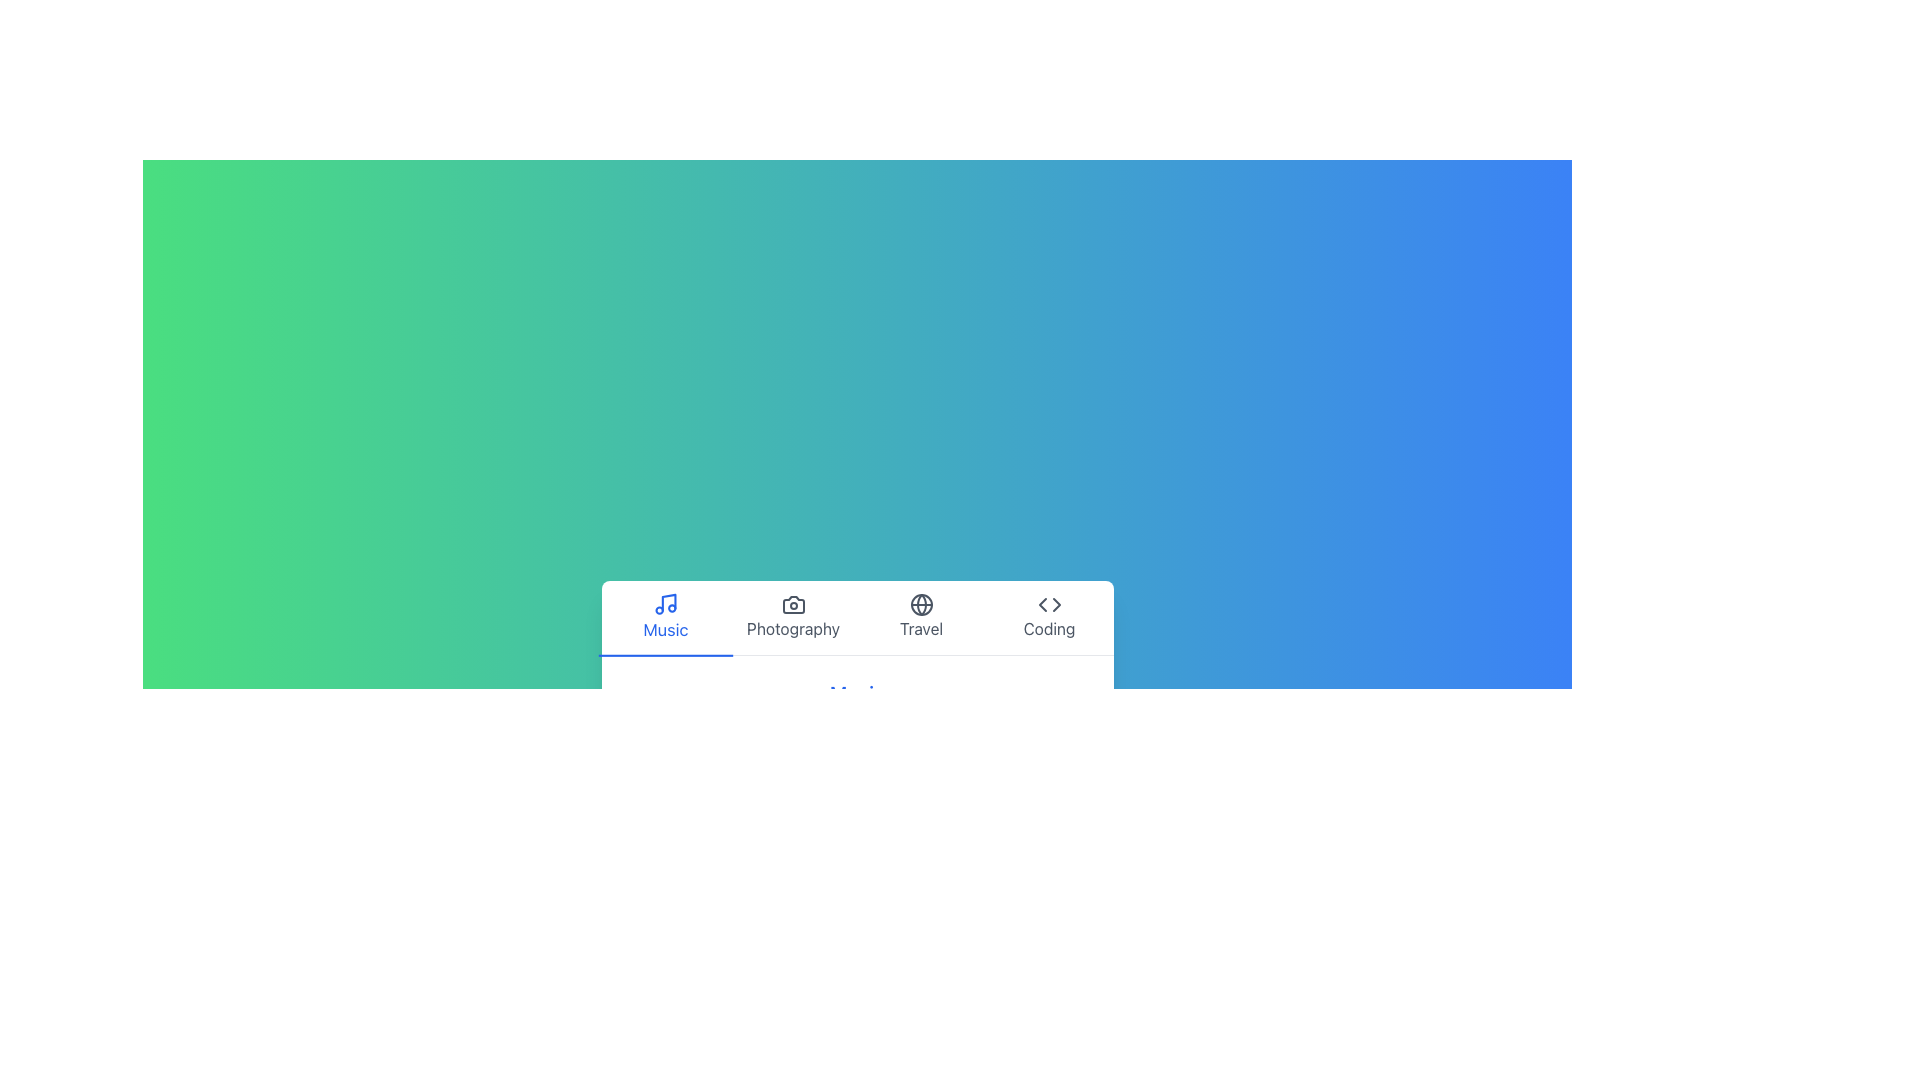  I want to click on the 'Music' text label in the navigation bar, so click(665, 628).